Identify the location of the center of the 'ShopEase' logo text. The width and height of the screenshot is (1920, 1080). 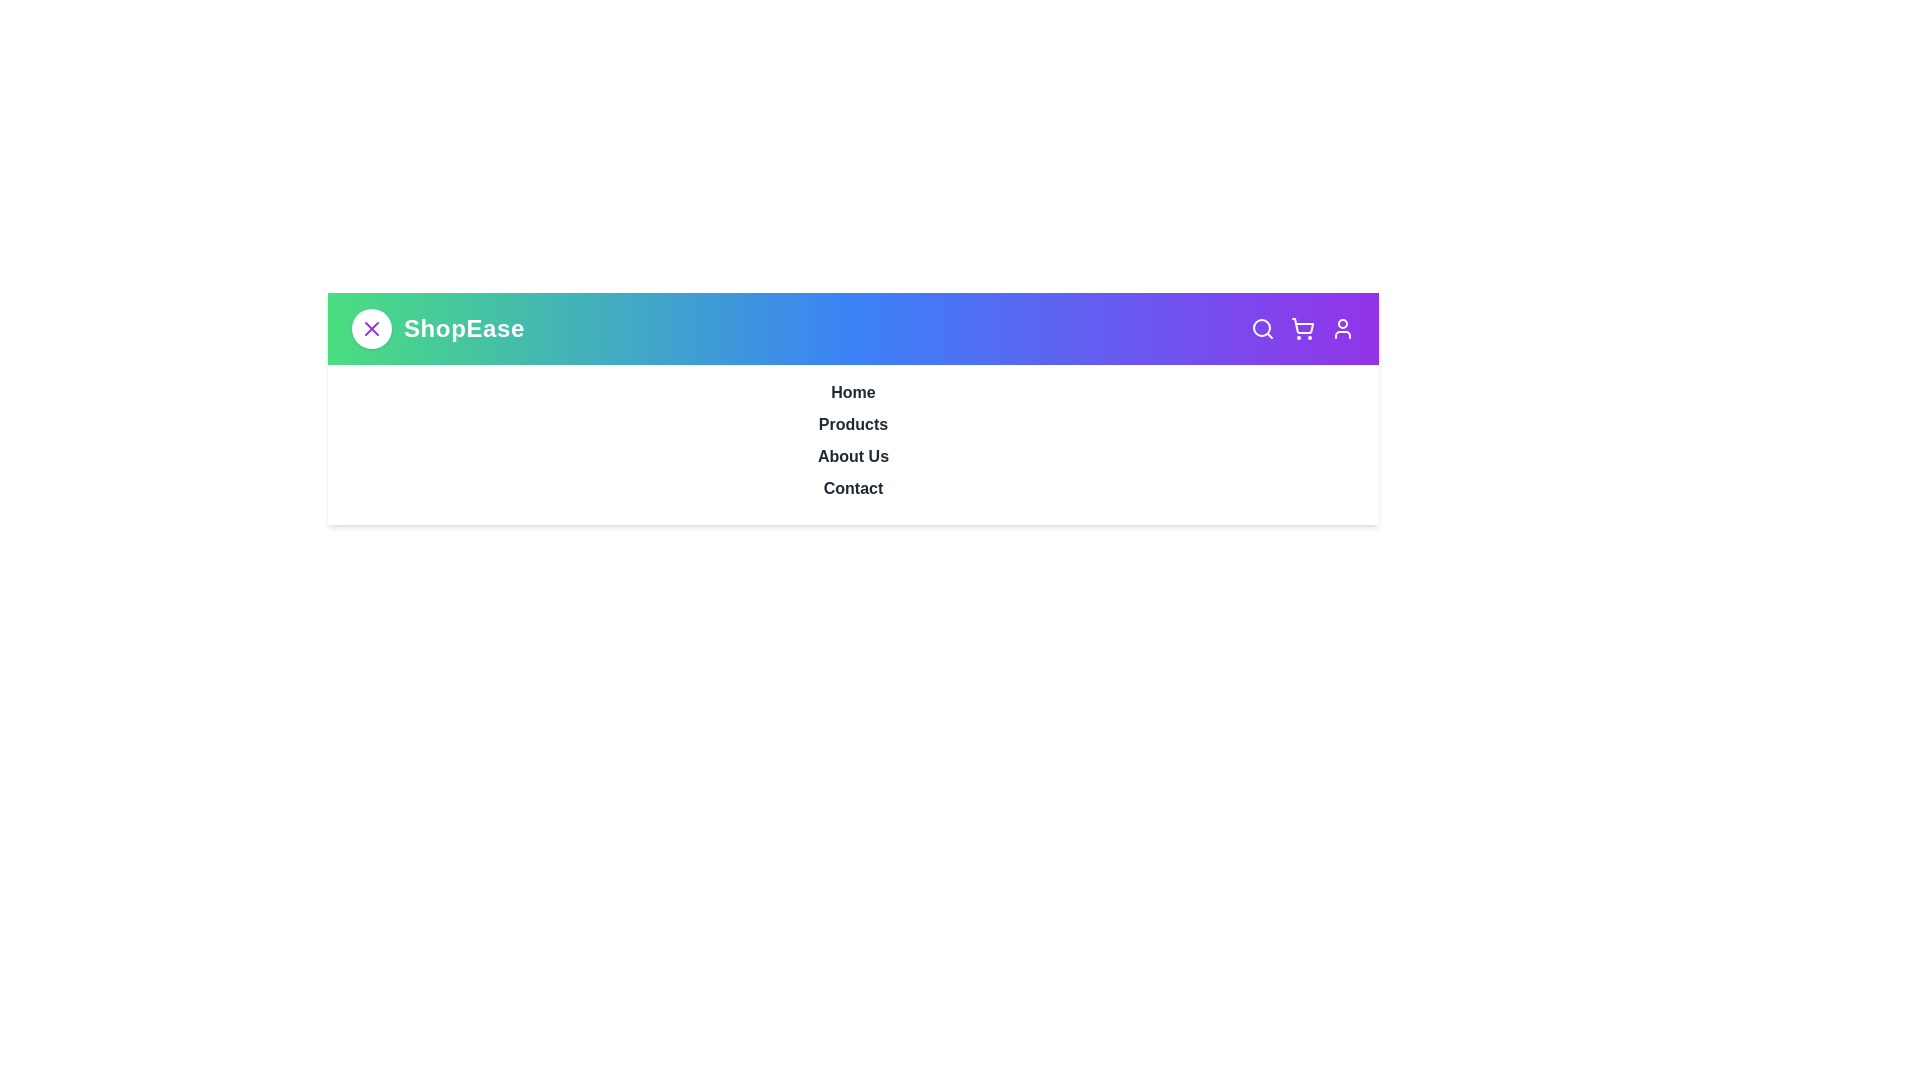
(463, 327).